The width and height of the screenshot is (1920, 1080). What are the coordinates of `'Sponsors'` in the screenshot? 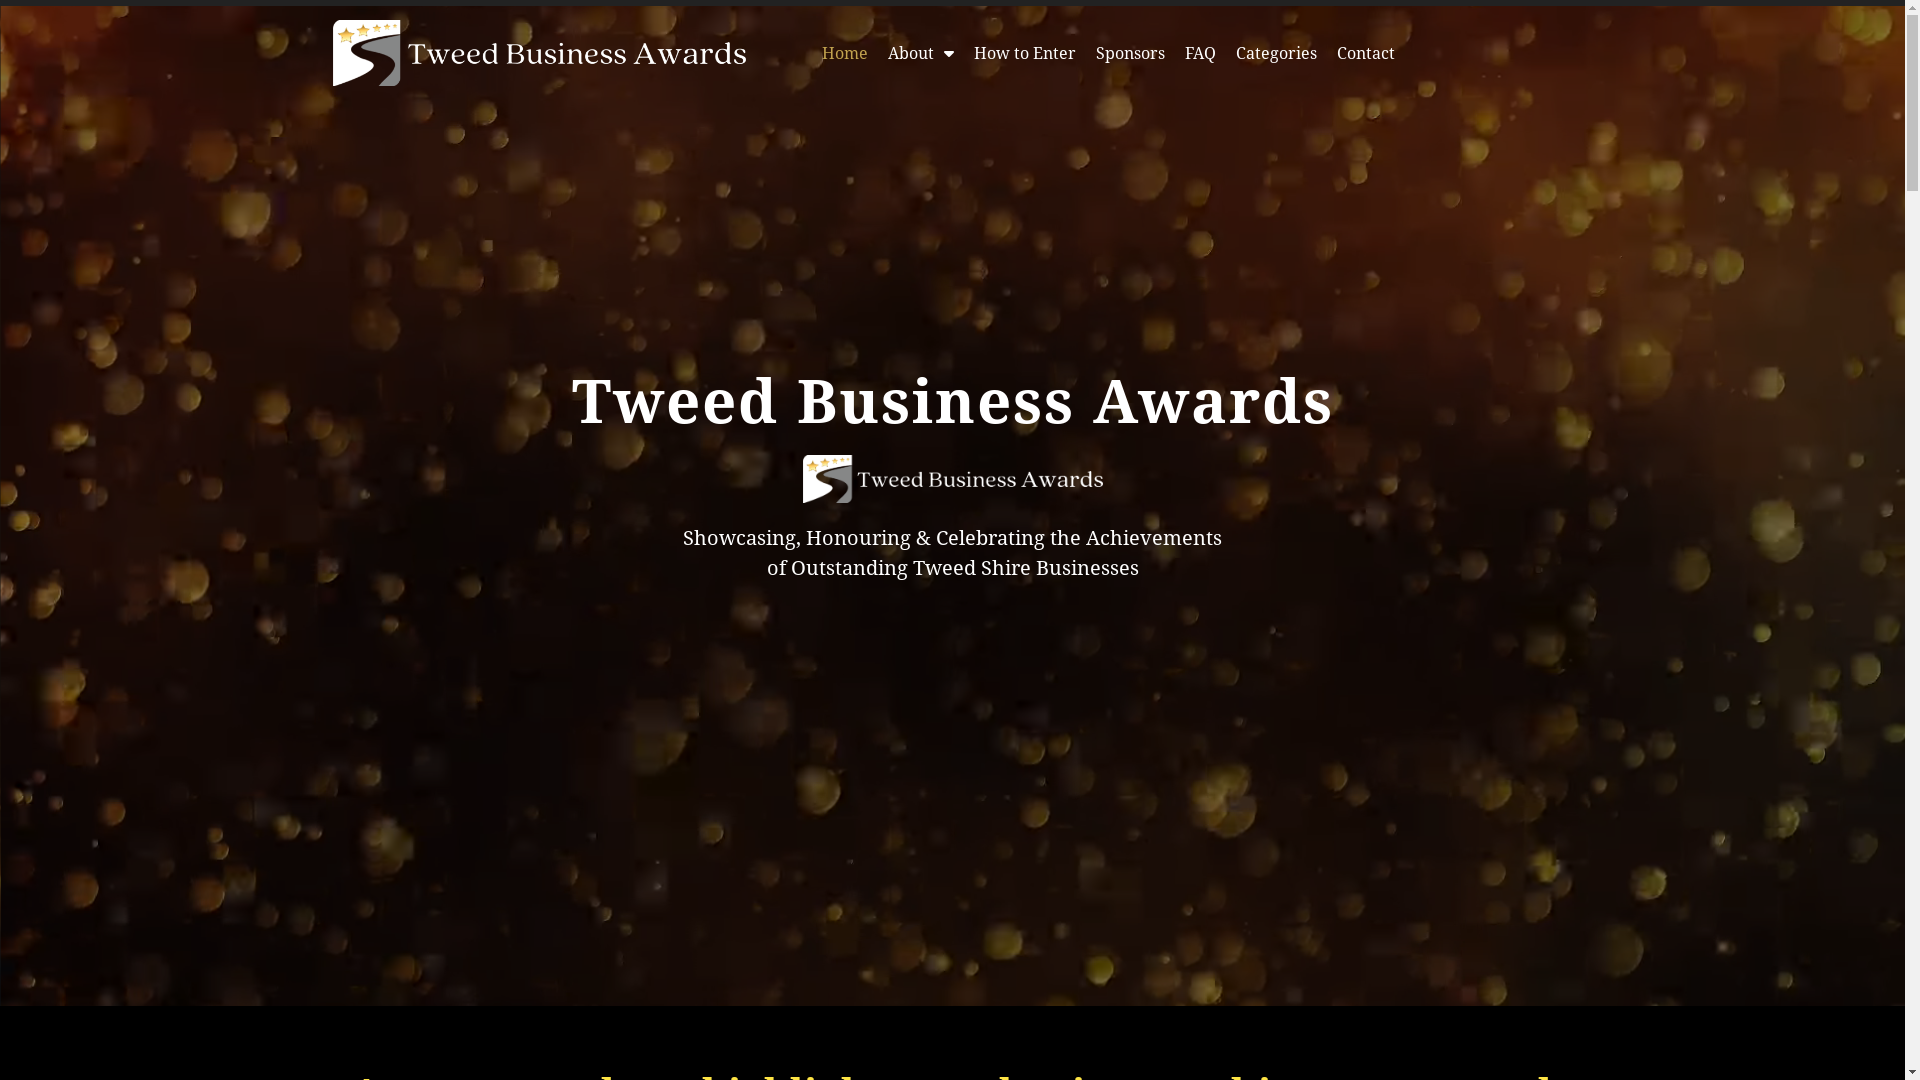 It's located at (1094, 52).